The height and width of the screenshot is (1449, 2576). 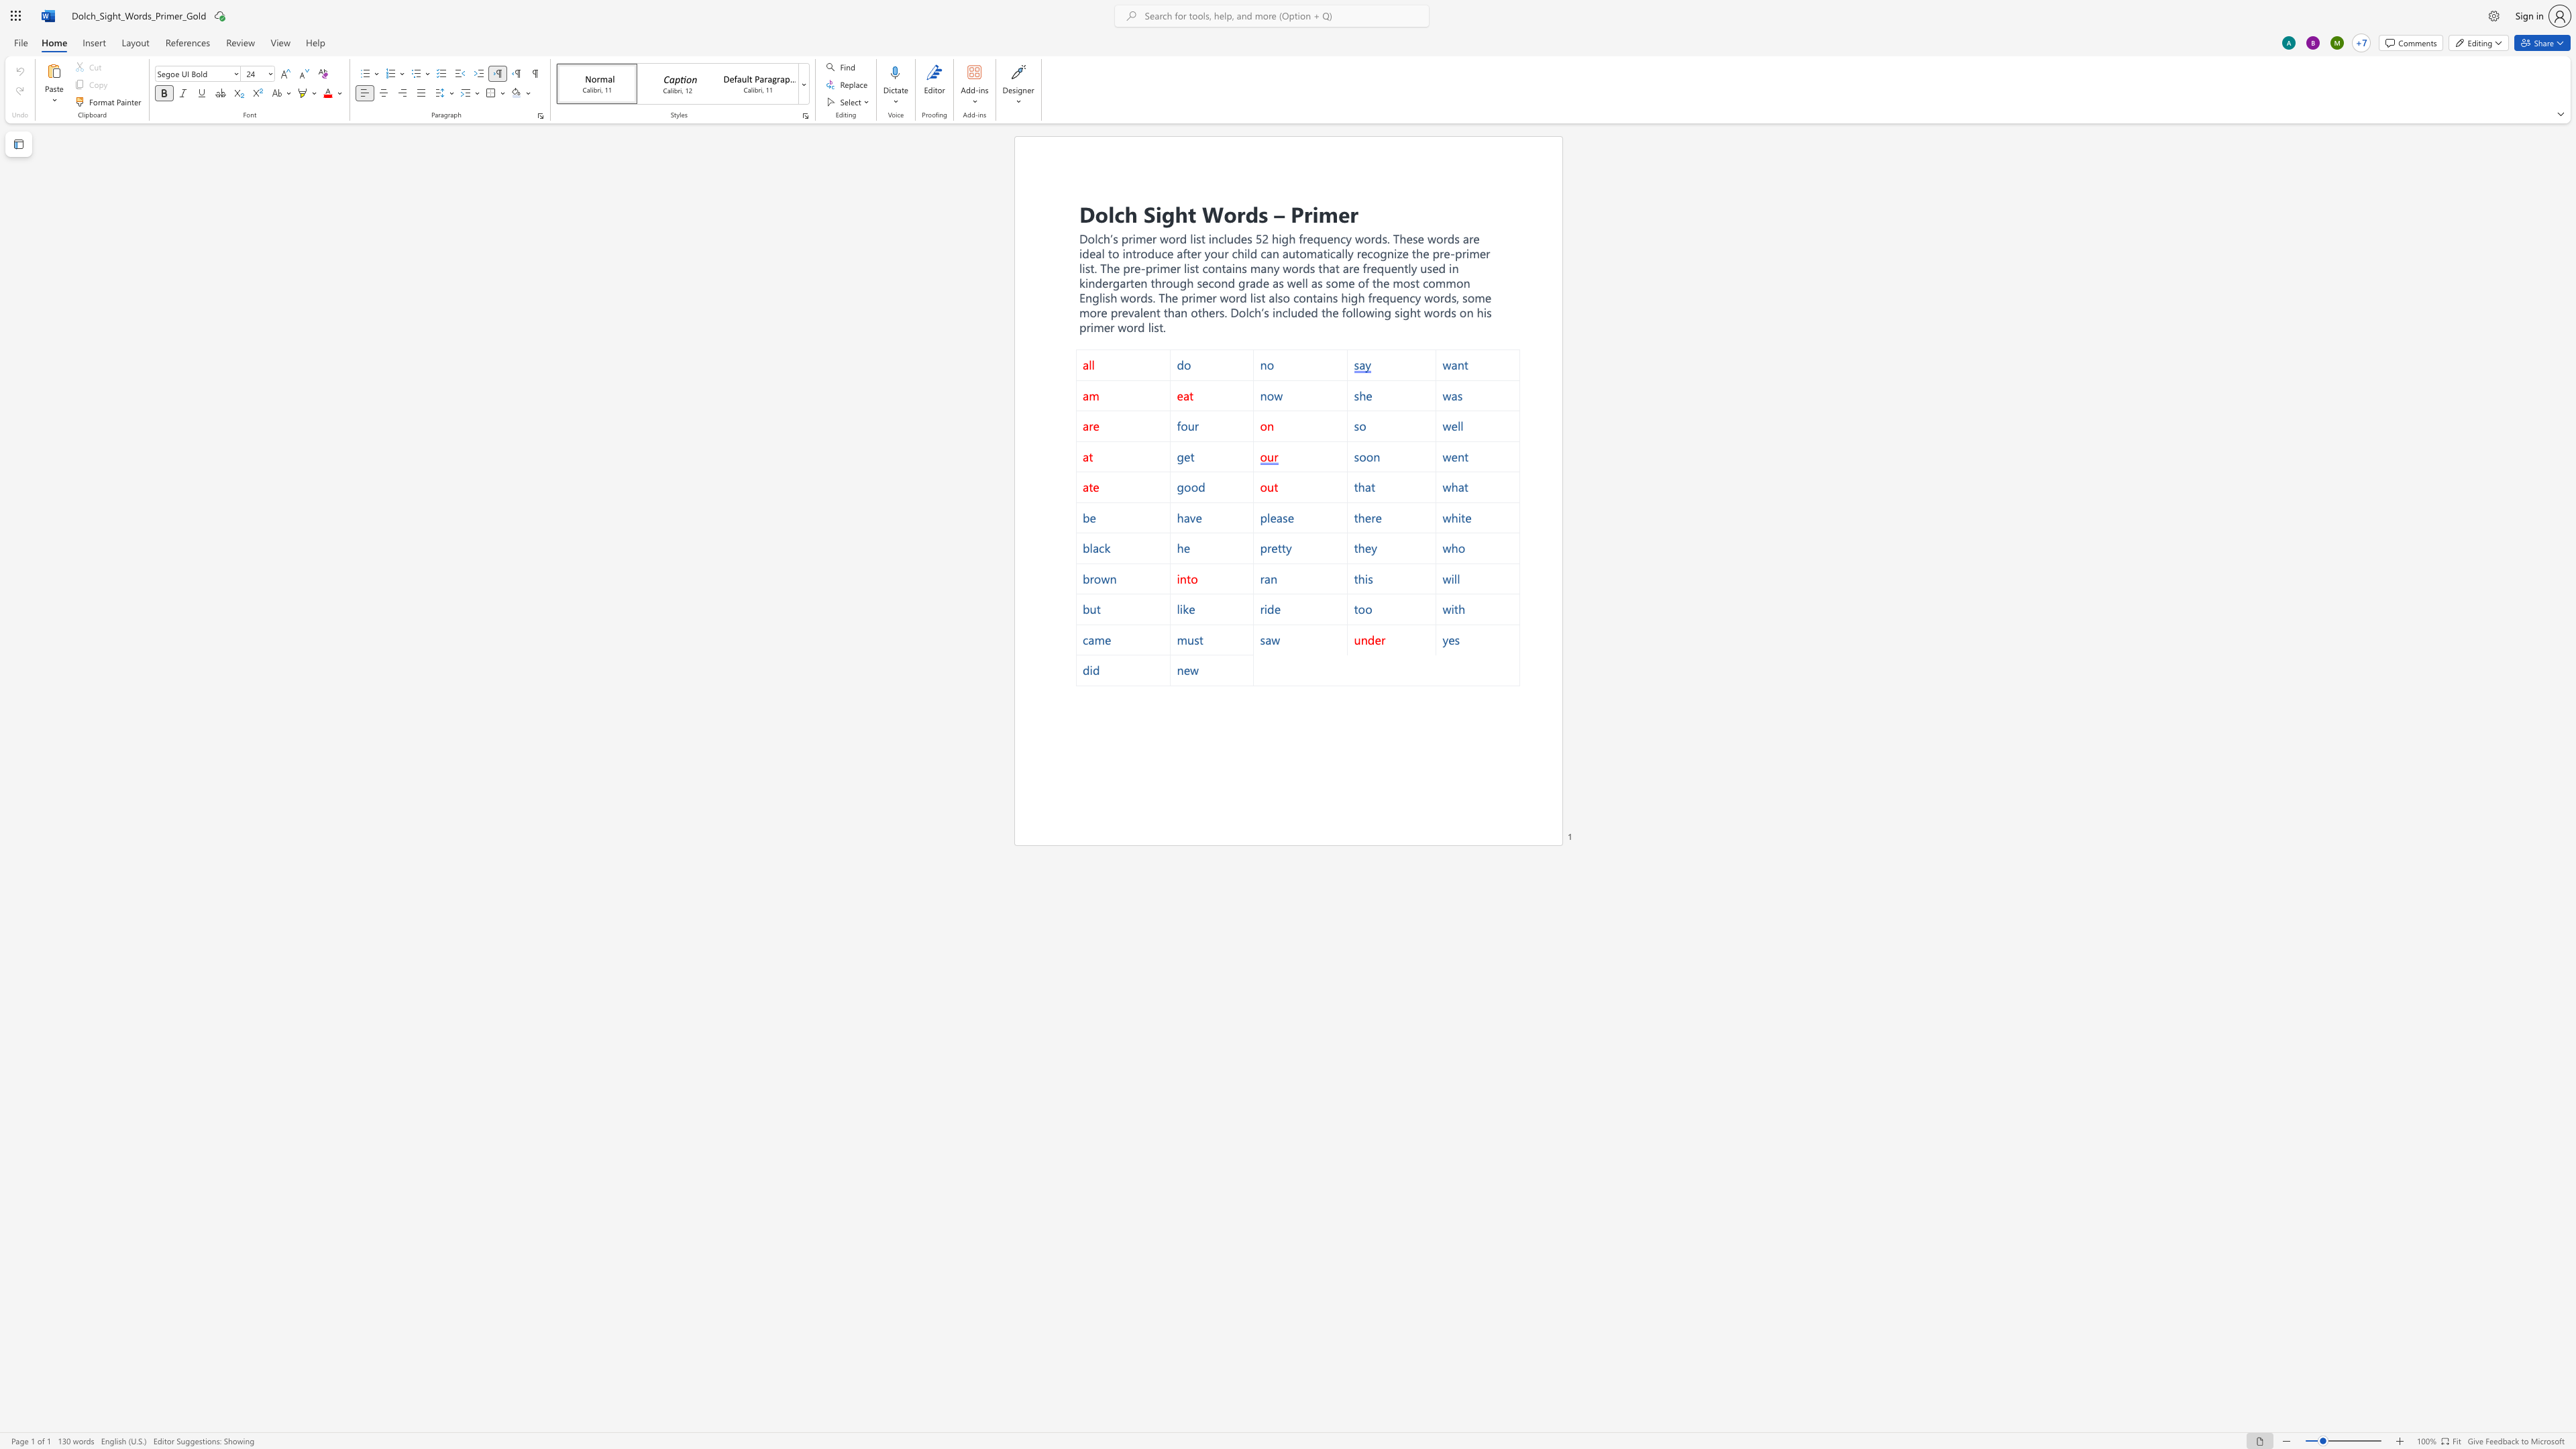 What do you see at coordinates (1258, 268) in the screenshot?
I see `the space between the continuous character "m" and "a" in the text` at bounding box center [1258, 268].